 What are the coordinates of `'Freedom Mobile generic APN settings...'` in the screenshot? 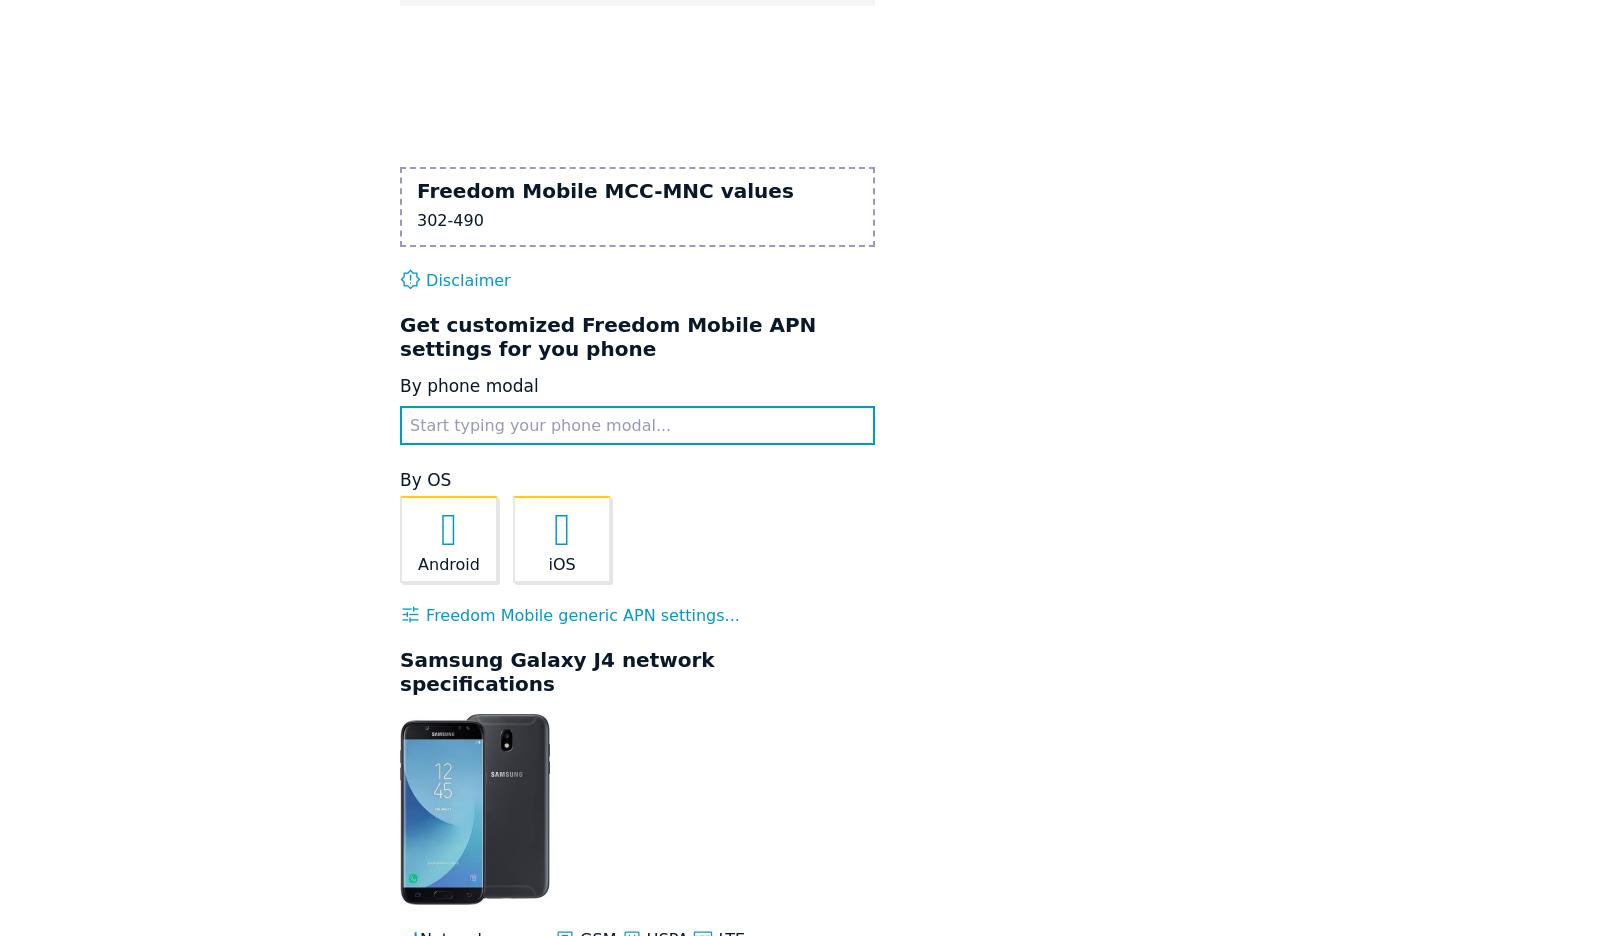 It's located at (579, 614).